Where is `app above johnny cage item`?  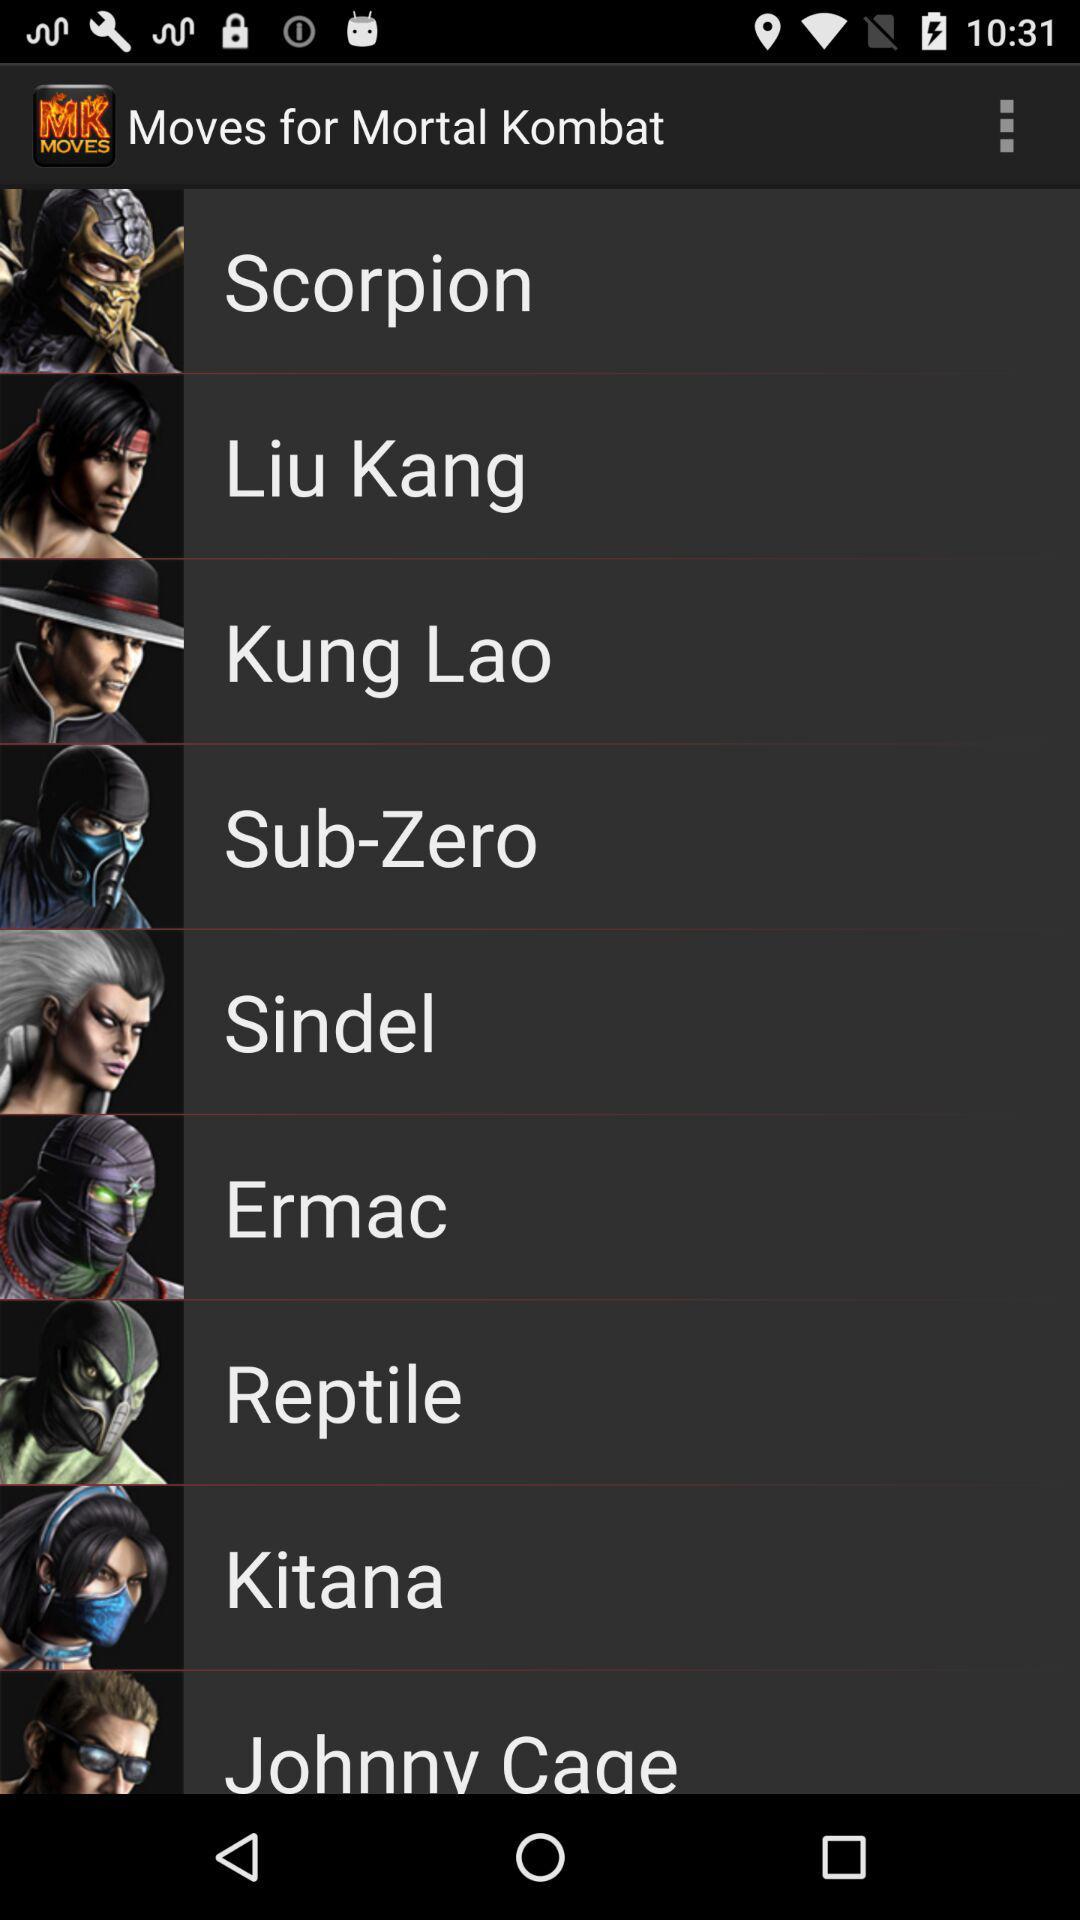 app above johnny cage item is located at coordinates (333, 1576).